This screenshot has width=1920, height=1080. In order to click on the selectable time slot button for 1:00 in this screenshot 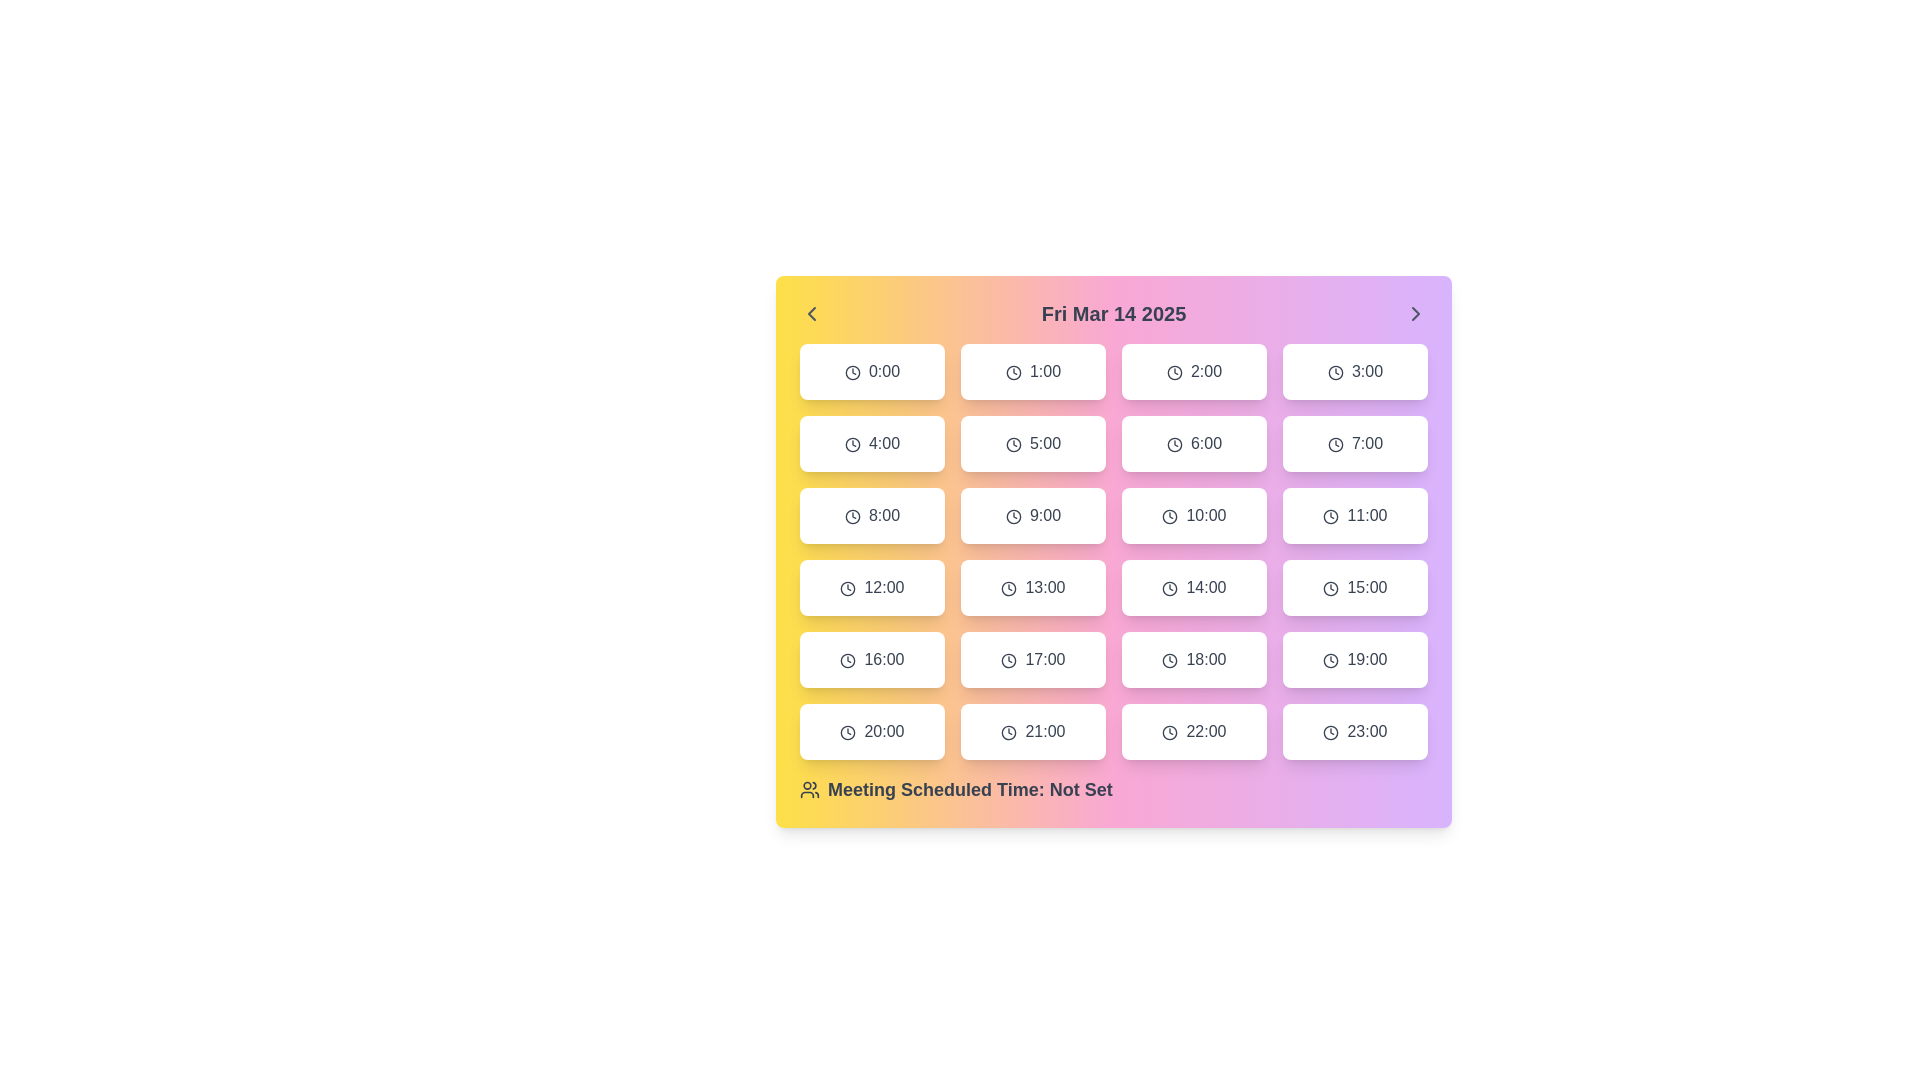, I will do `click(1033, 371)`.